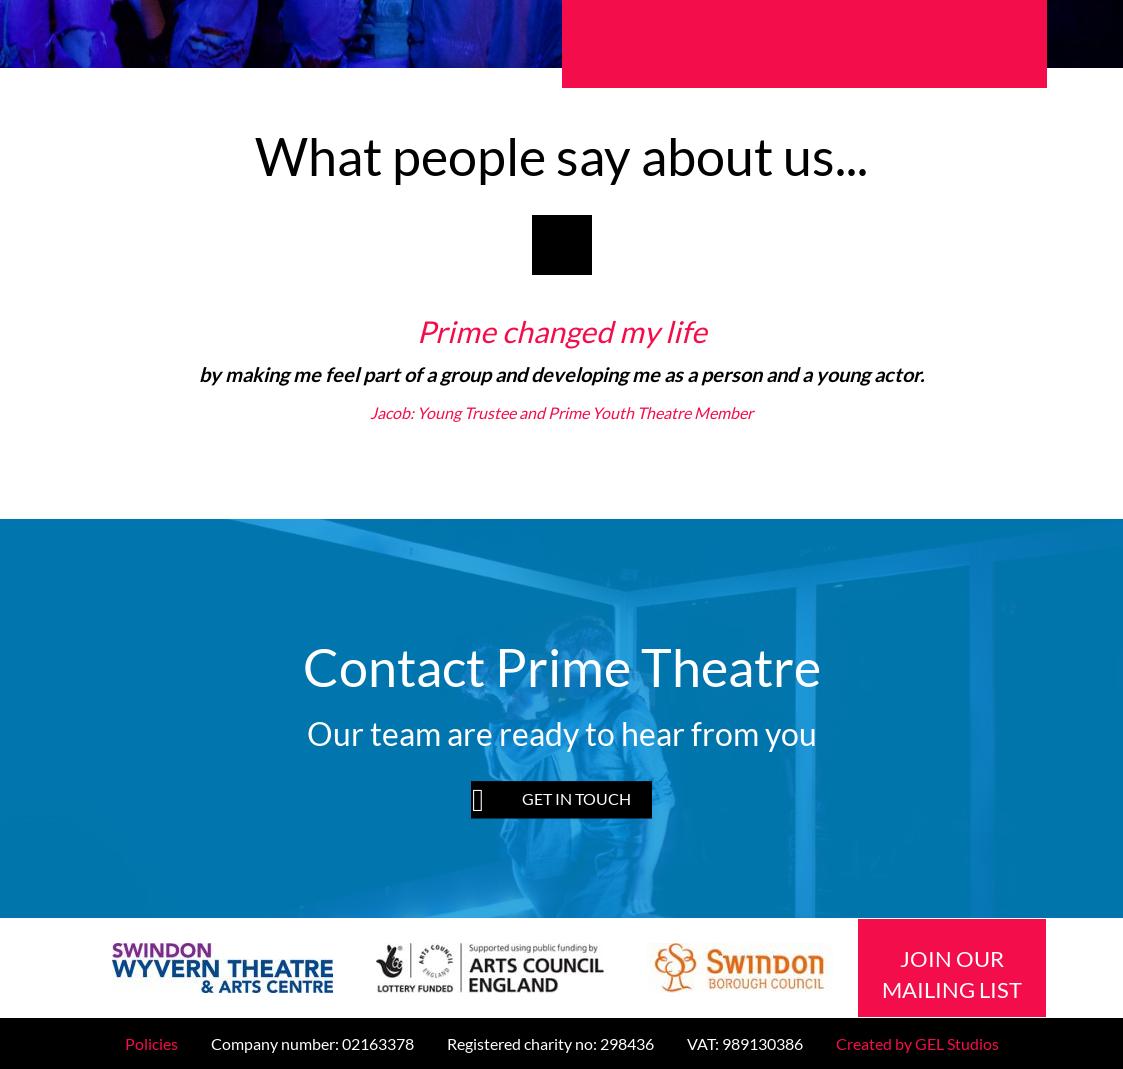 This screenshot has width=1123, height=1069. What do you see at coordinates (370, 412) in the screenshot?
I see `'Jacob: Young Trustee and Prime Youth Theatre Member'` at bounding box center [370, 412].